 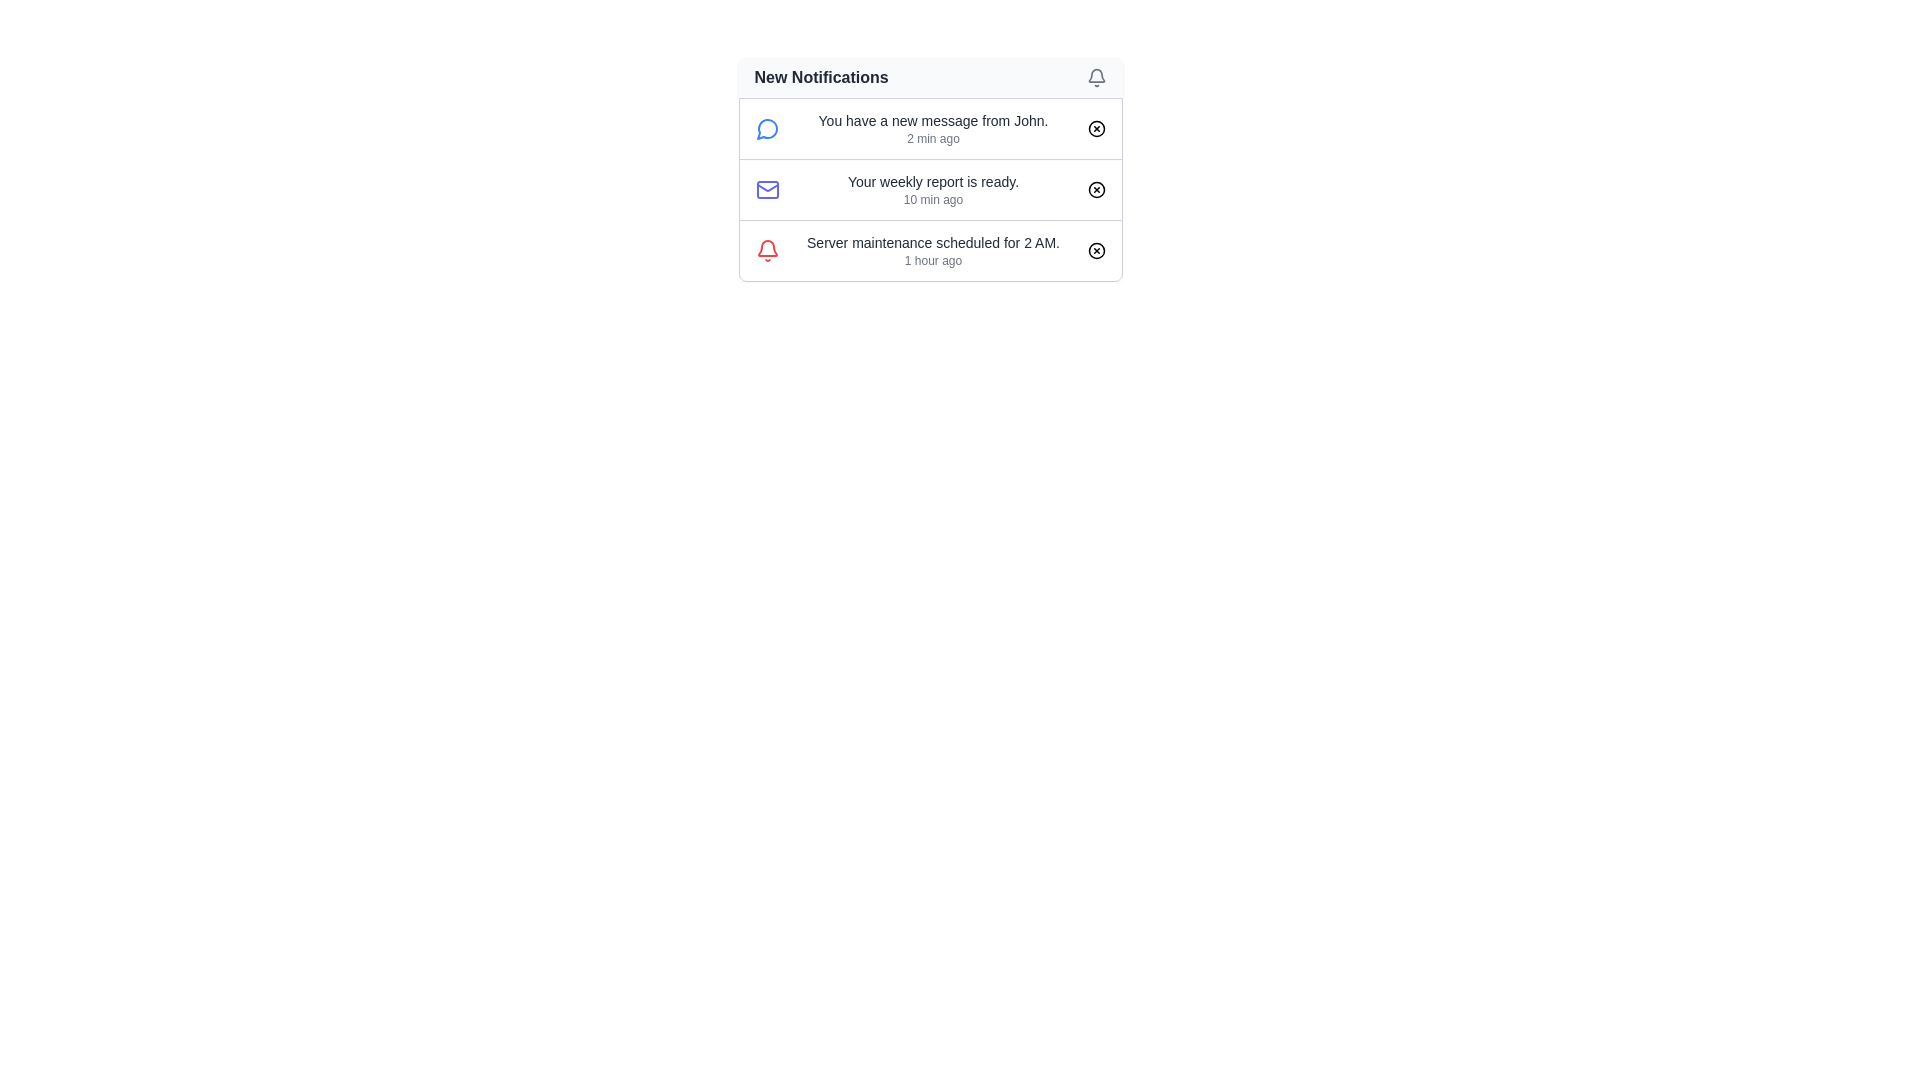 I want to click on the first notification item under 'New Notifications', so click(x=932, y=128).